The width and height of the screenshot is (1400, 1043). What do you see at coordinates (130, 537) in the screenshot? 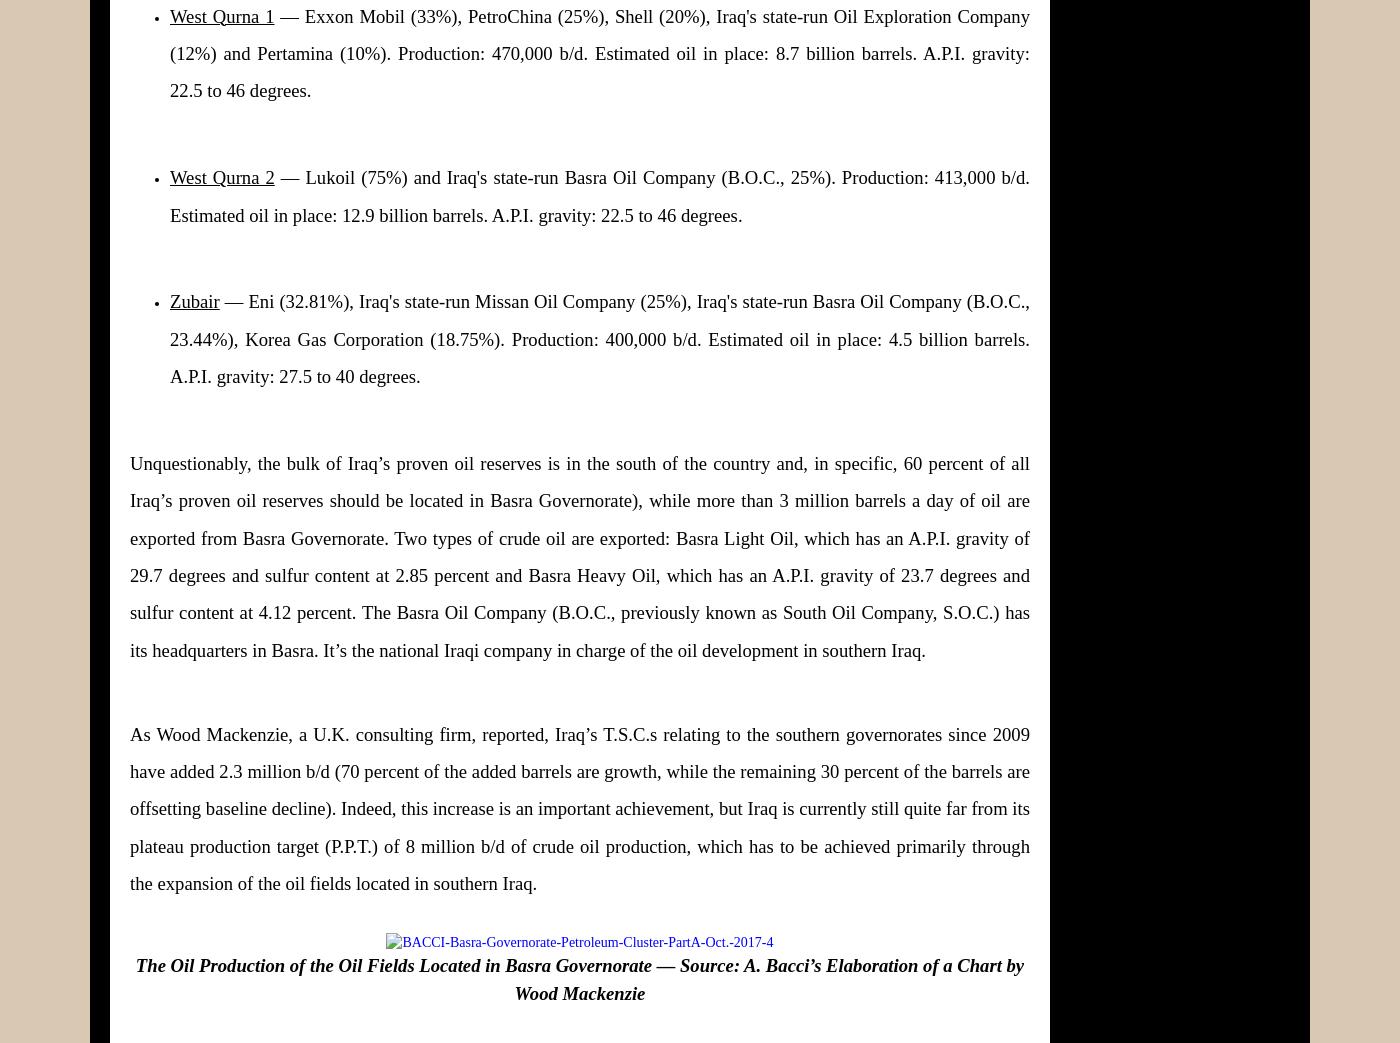
I see `'Unquestionably, the
bulk of Iraq’s proven oil reserves is in the south of the country and, in
specific, 60 percent of all Iraq’s proven oil reserves should be located in
Basra Governorate), while more than 3 million barrels a day of oil are exported
from Basra Governorate. Two types of crude oil are exported: Basra Light Oil,
which has an A.P.I. gravity of 29.7 degrees and sulfur content at 2.85 percent and
Basra Heavy Oil, which has an A.P.I. gravity of 23.7 degrees and sulfur content
at 4.12 percent.'` at bounding box center [130, 537].